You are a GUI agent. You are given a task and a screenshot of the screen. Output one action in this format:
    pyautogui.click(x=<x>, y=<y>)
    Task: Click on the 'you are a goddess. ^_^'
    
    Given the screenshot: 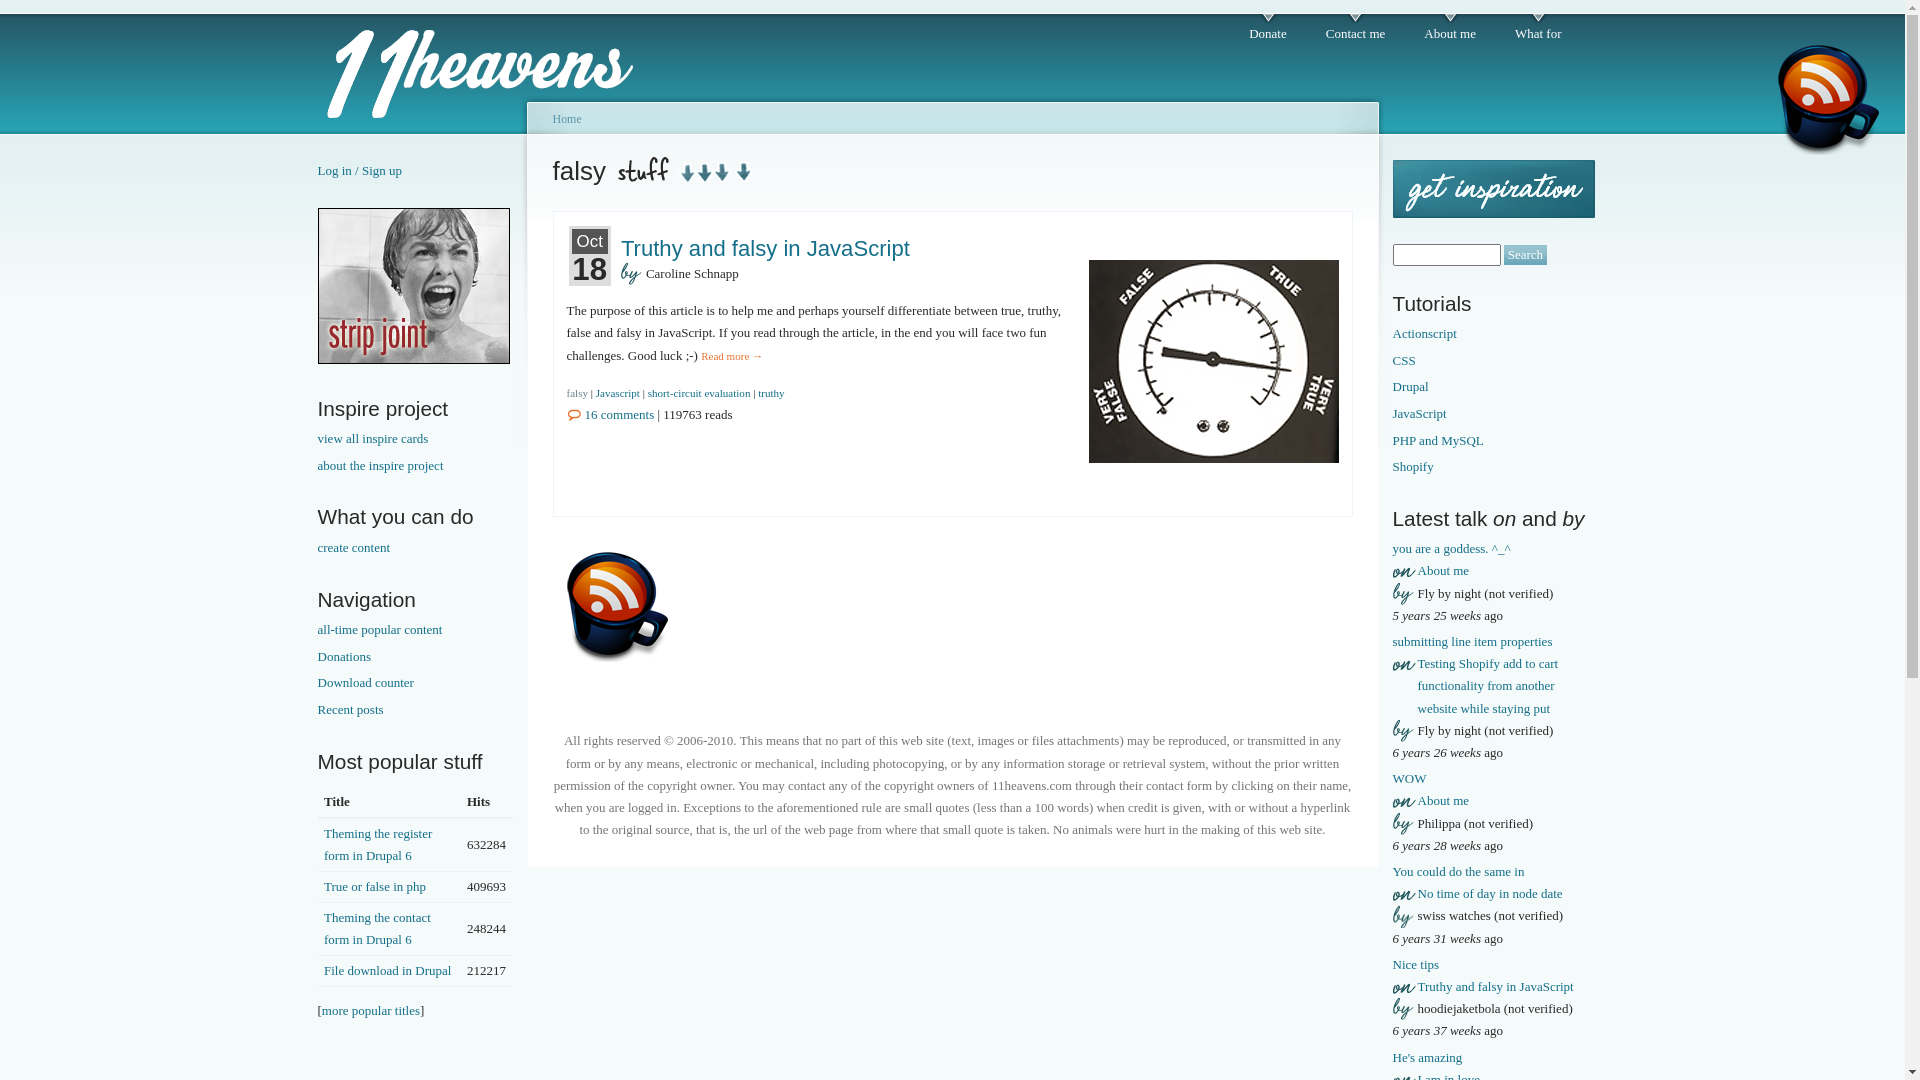 What is the action you would take?
    pyautogui.click(x=1450, y=548)
    